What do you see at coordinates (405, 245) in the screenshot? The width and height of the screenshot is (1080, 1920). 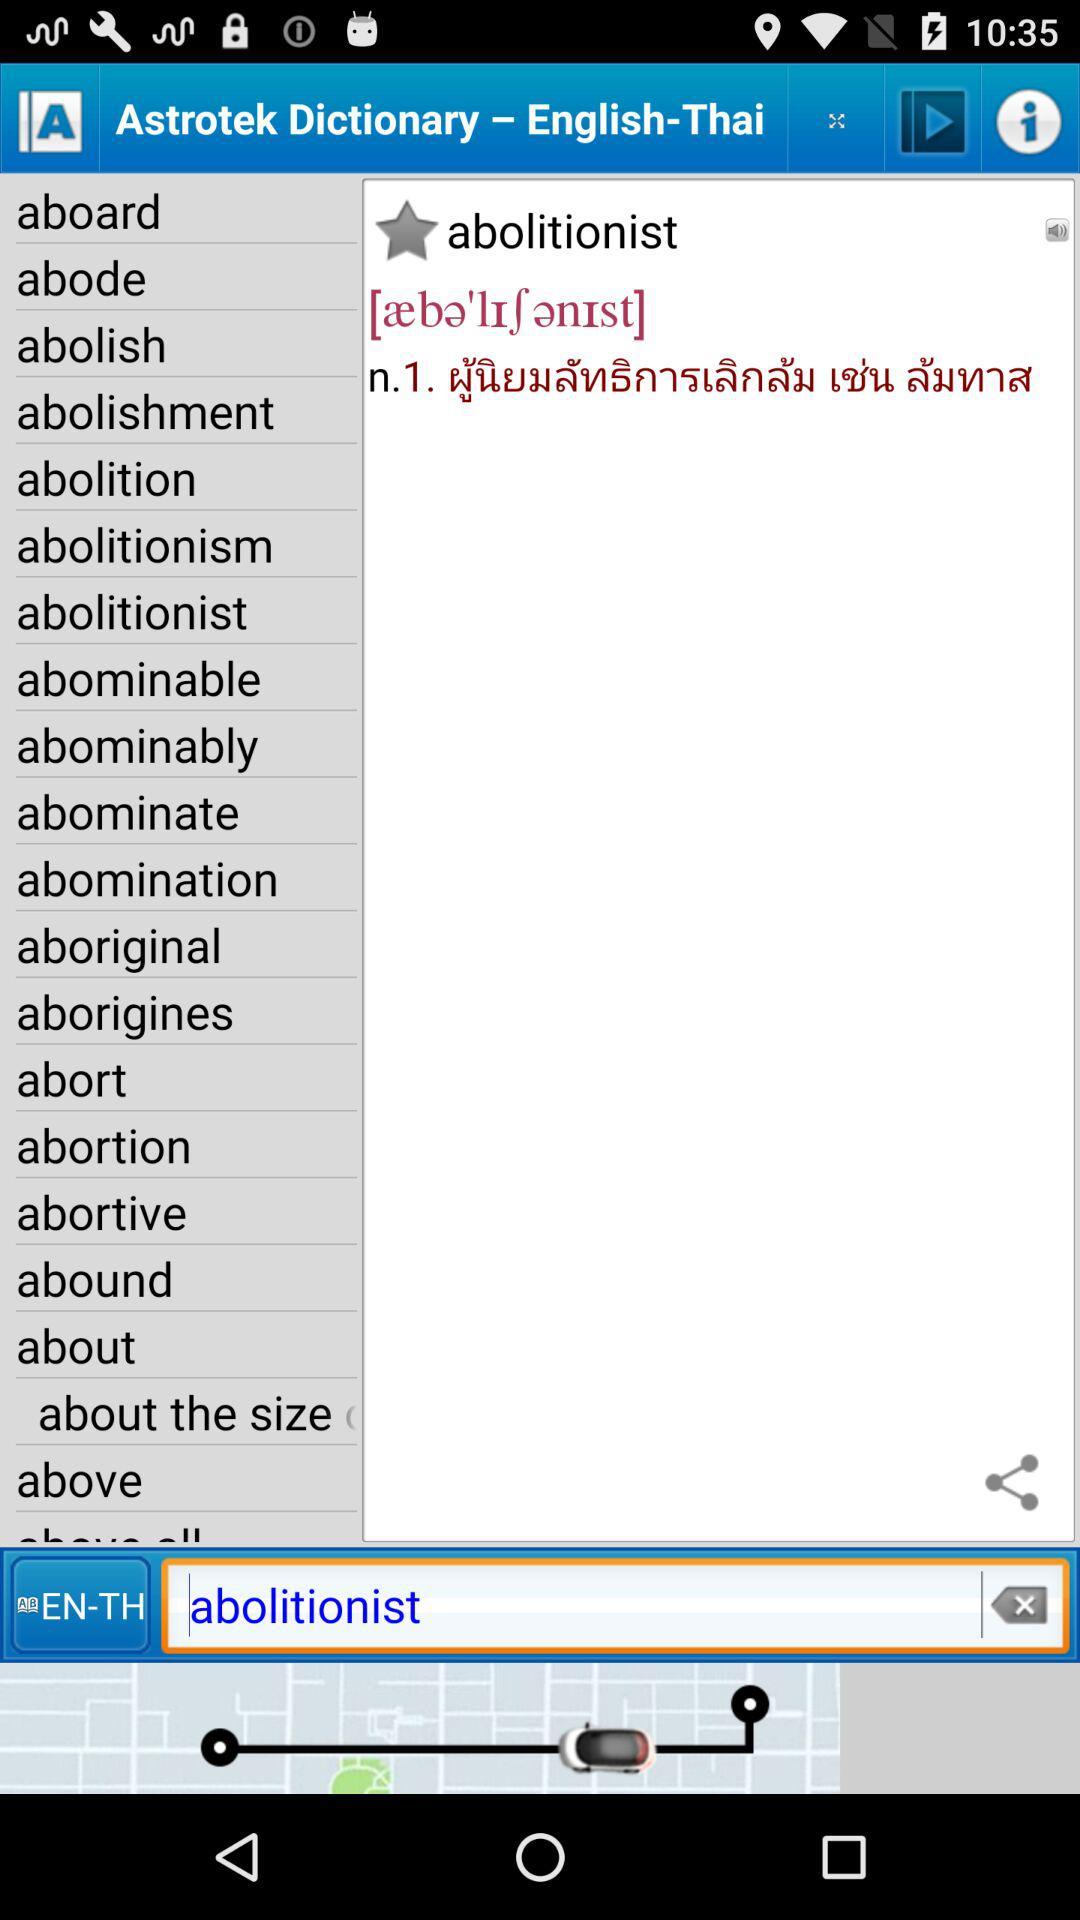 I see `the star icon` at bounding box center [405, 245].